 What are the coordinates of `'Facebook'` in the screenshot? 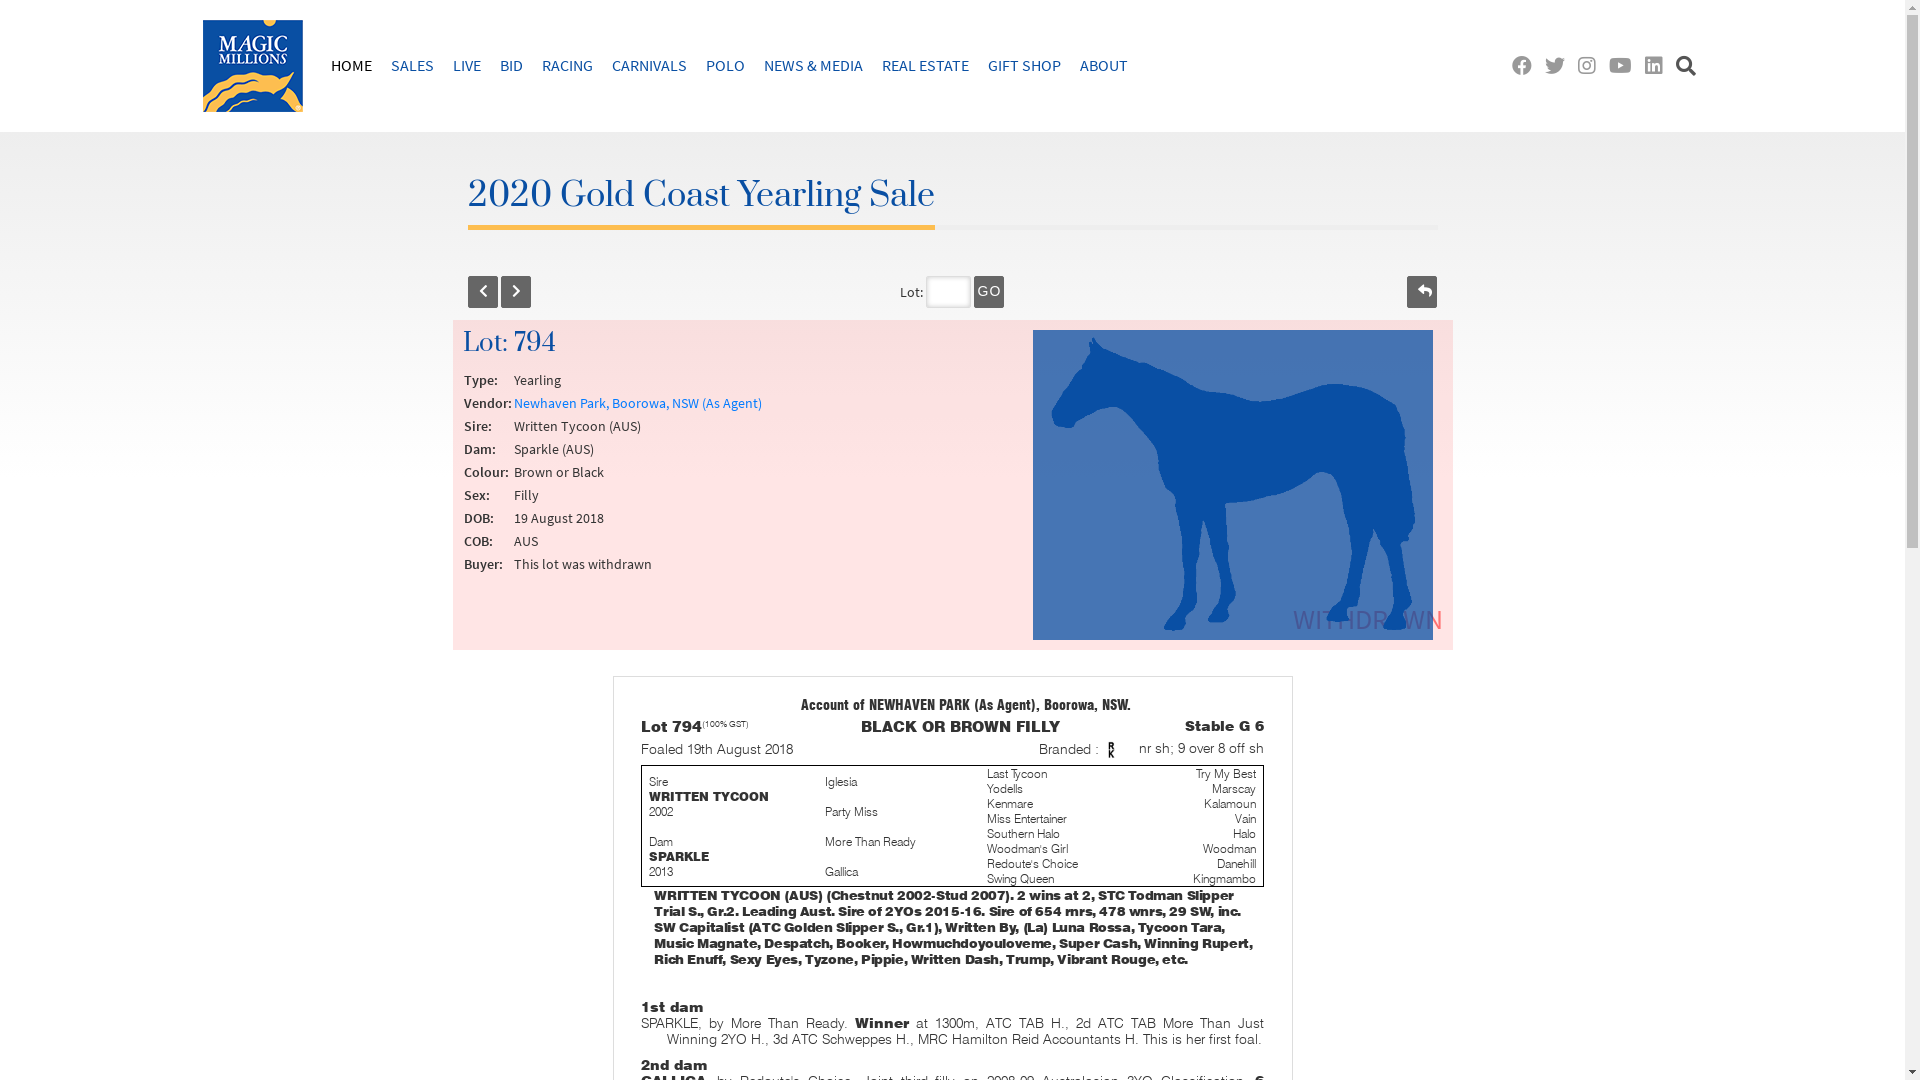 It's located at (1525, 64).